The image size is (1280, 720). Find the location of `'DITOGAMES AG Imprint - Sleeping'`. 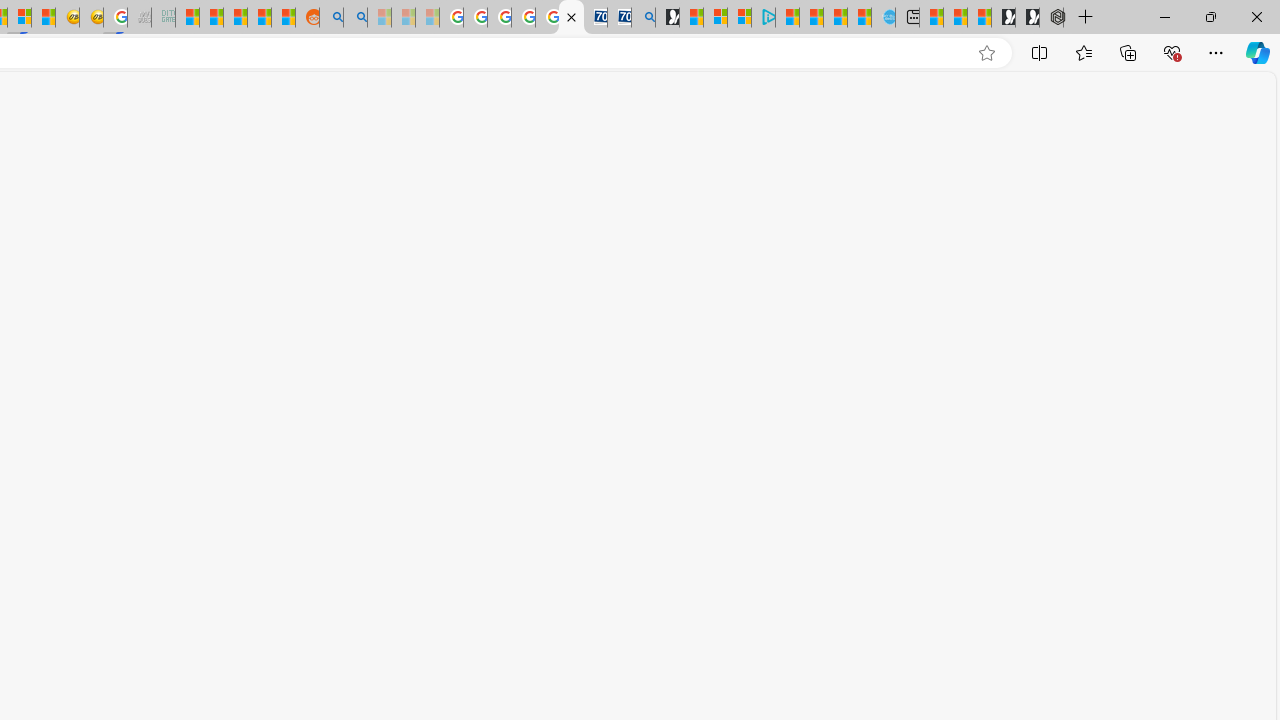

'DITOGAMES AG Imprint - Sleeping' is located at coordinates (163, 17).